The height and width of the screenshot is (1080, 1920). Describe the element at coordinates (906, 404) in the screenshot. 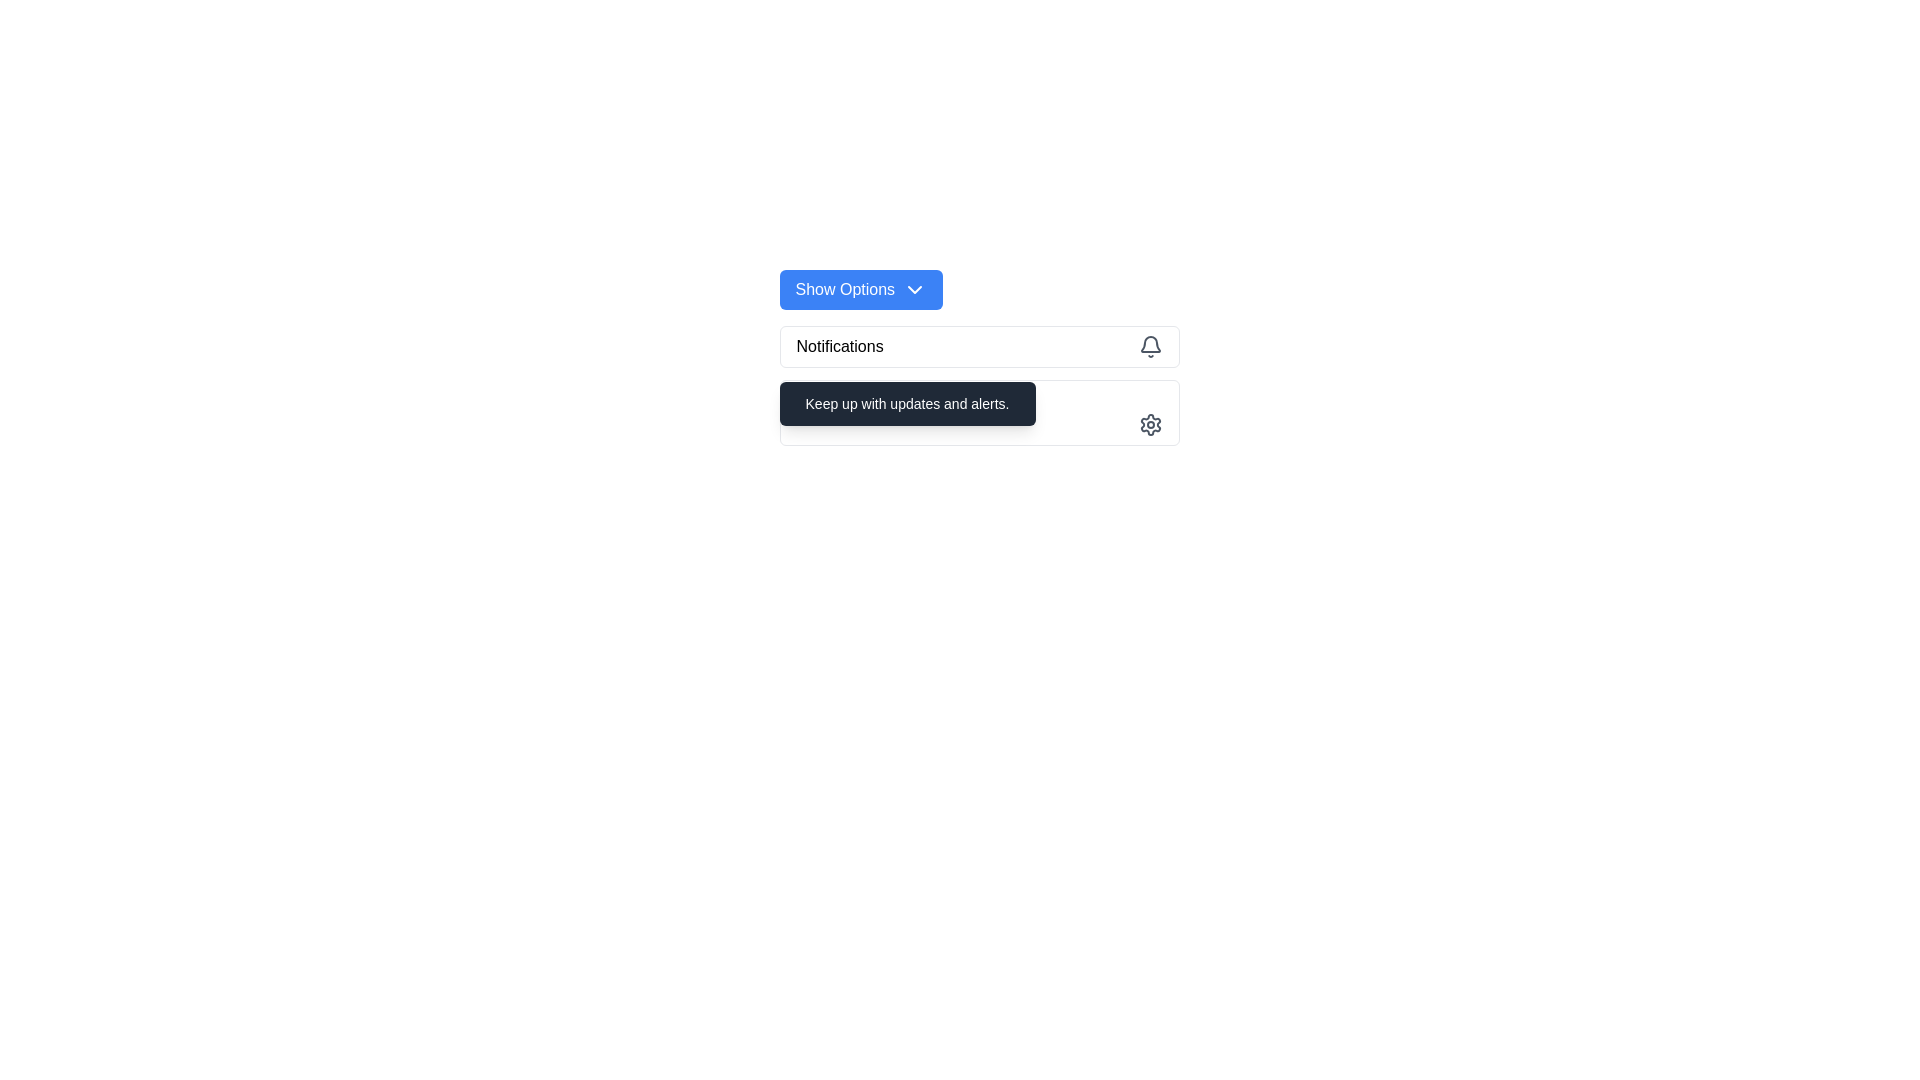

I see `the Informational message box that appears below the 'Notifications' section in the dropdown menu` at that location.